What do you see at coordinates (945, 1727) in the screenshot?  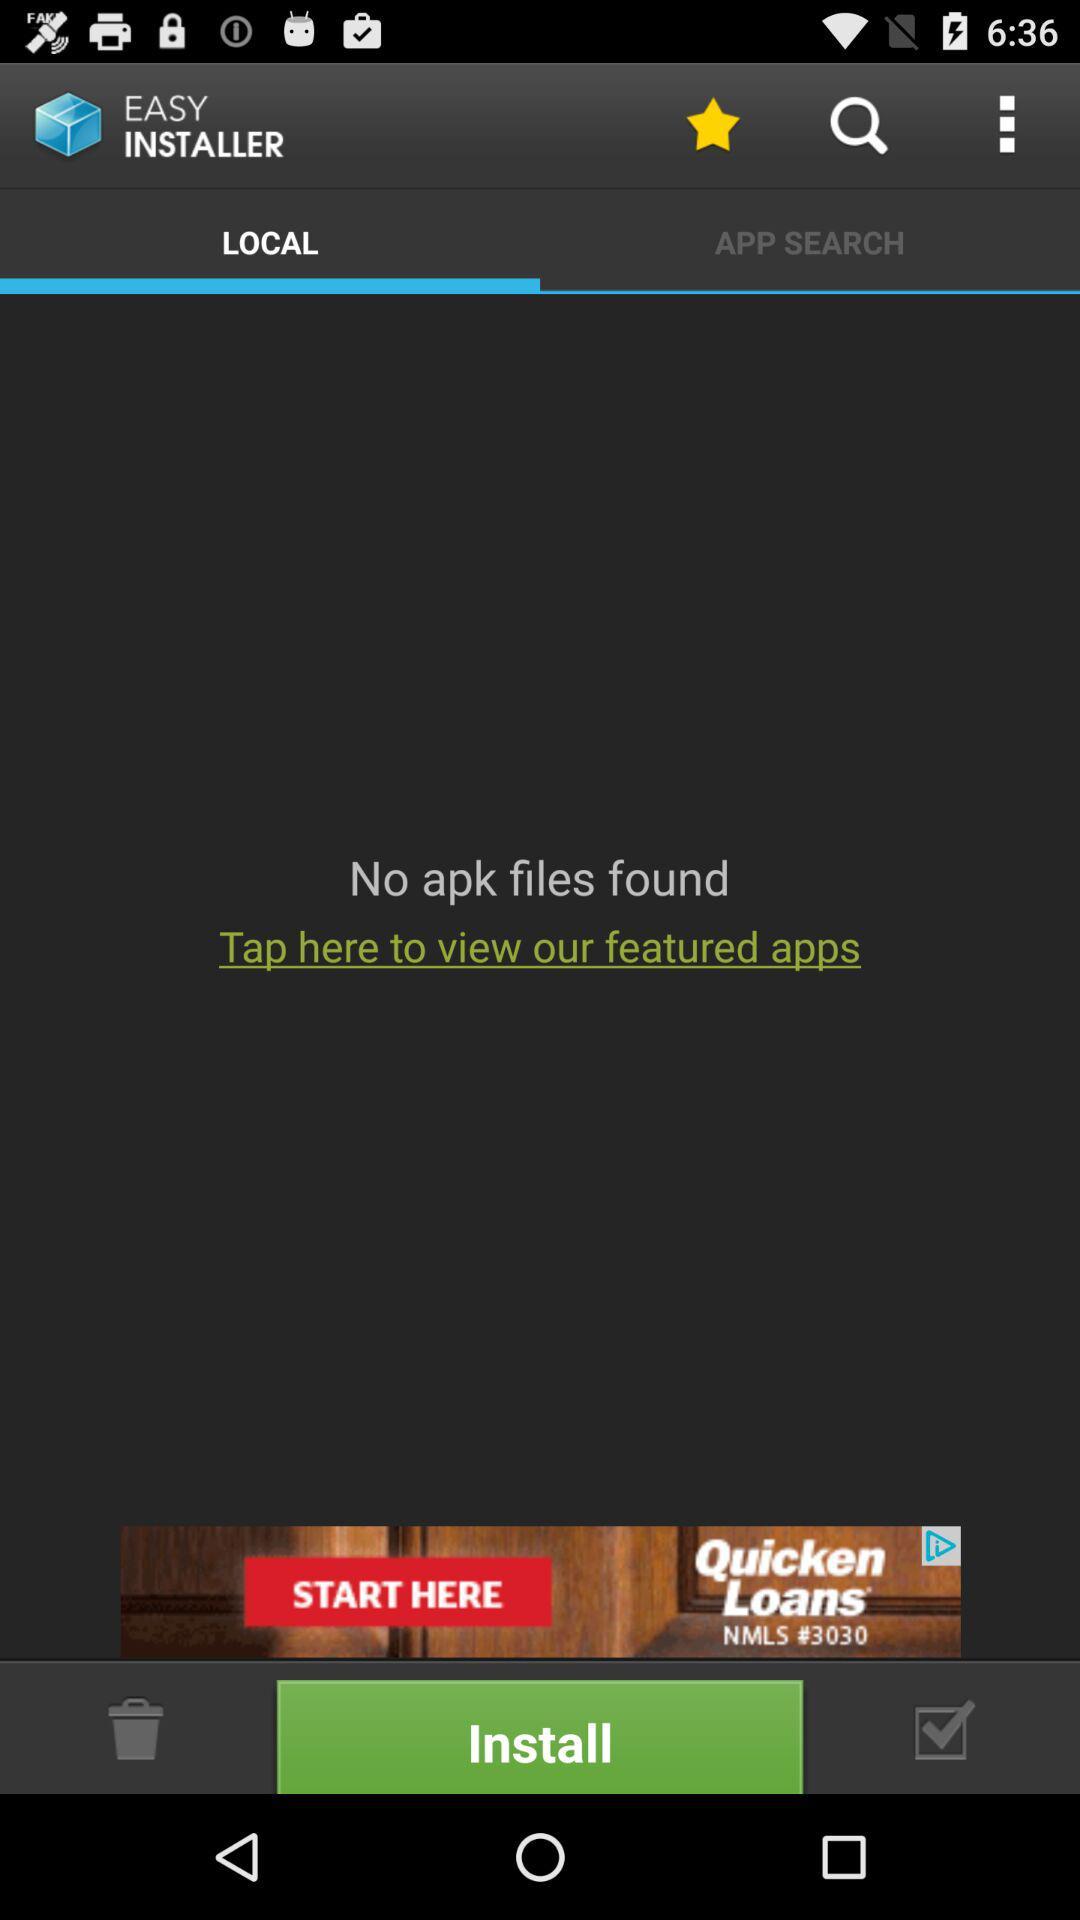 I see `tick to confirm` at bounding box center [945, 1727].